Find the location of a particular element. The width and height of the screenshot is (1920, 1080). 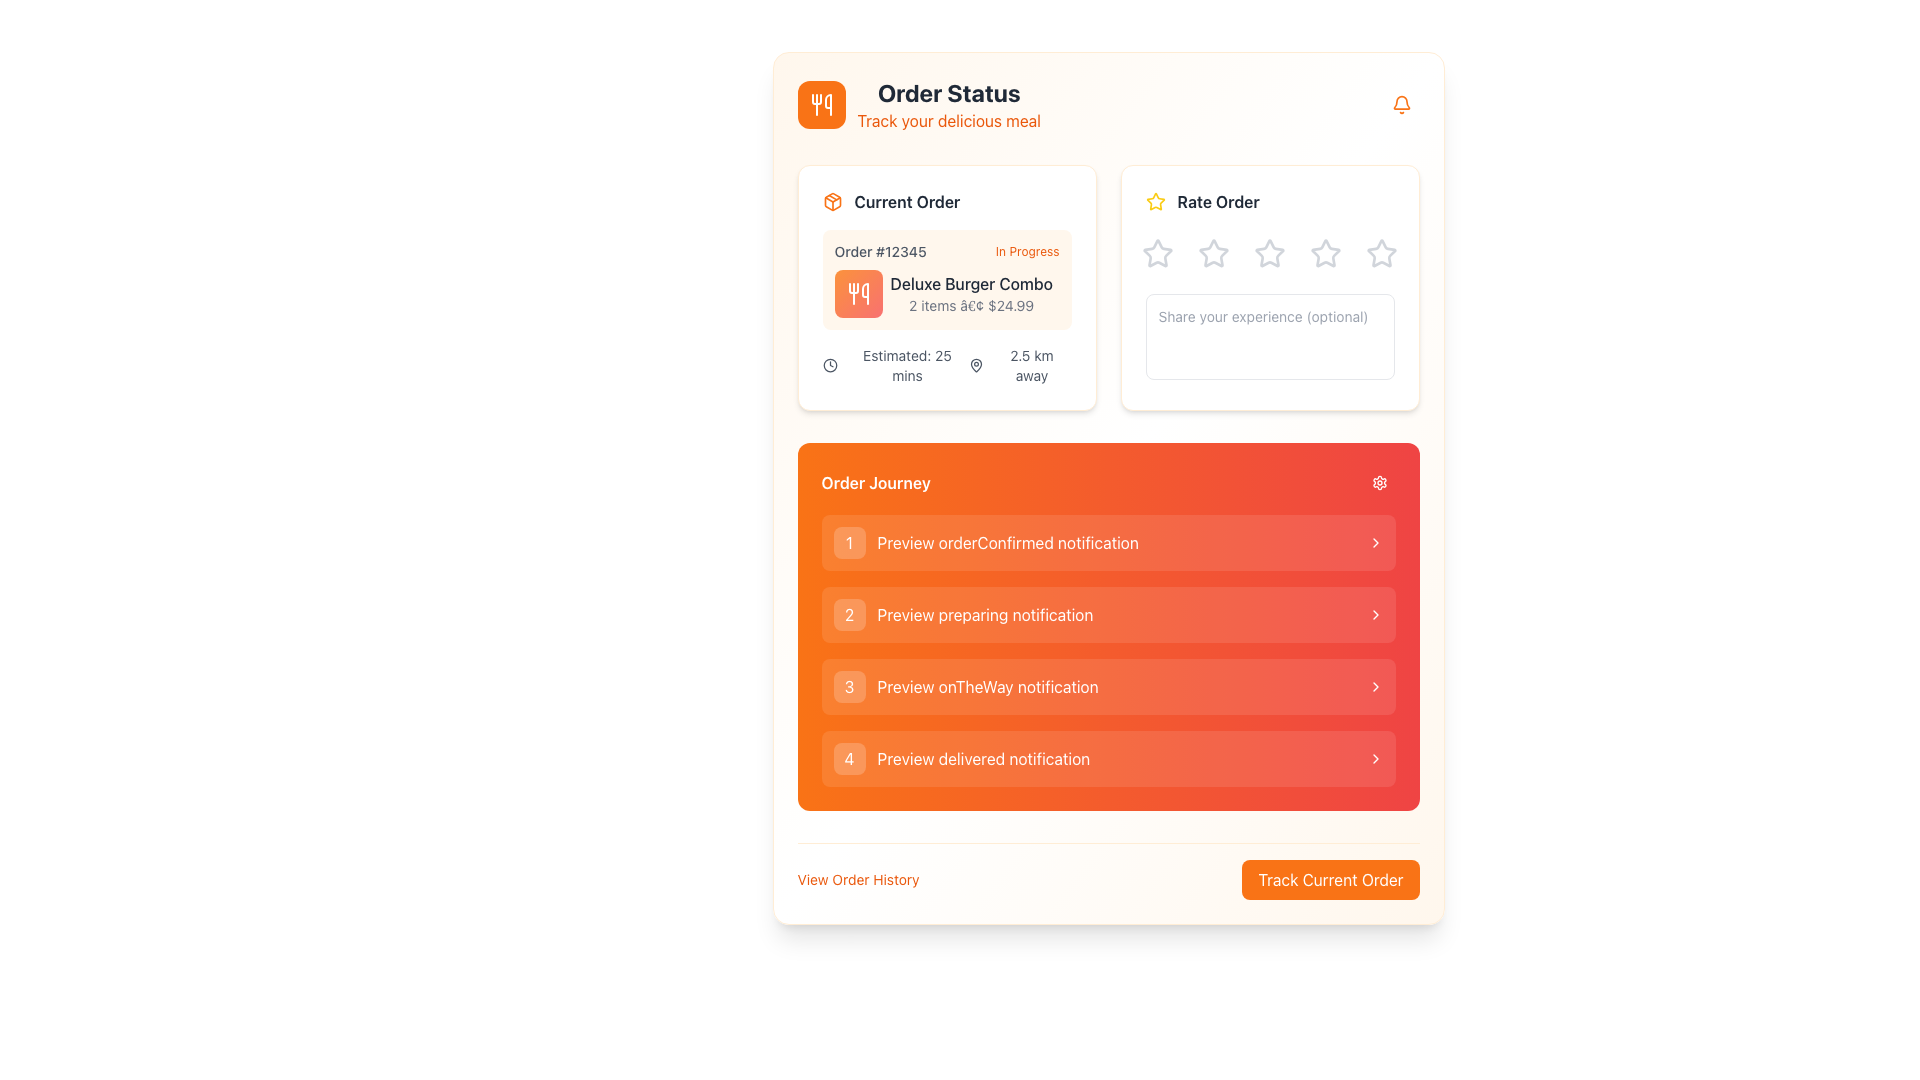

the SVG icon (map pin marker) that indicates a location related to the order's destination, located beneath the estimated time and distance text is located at coordinates (976, 366).